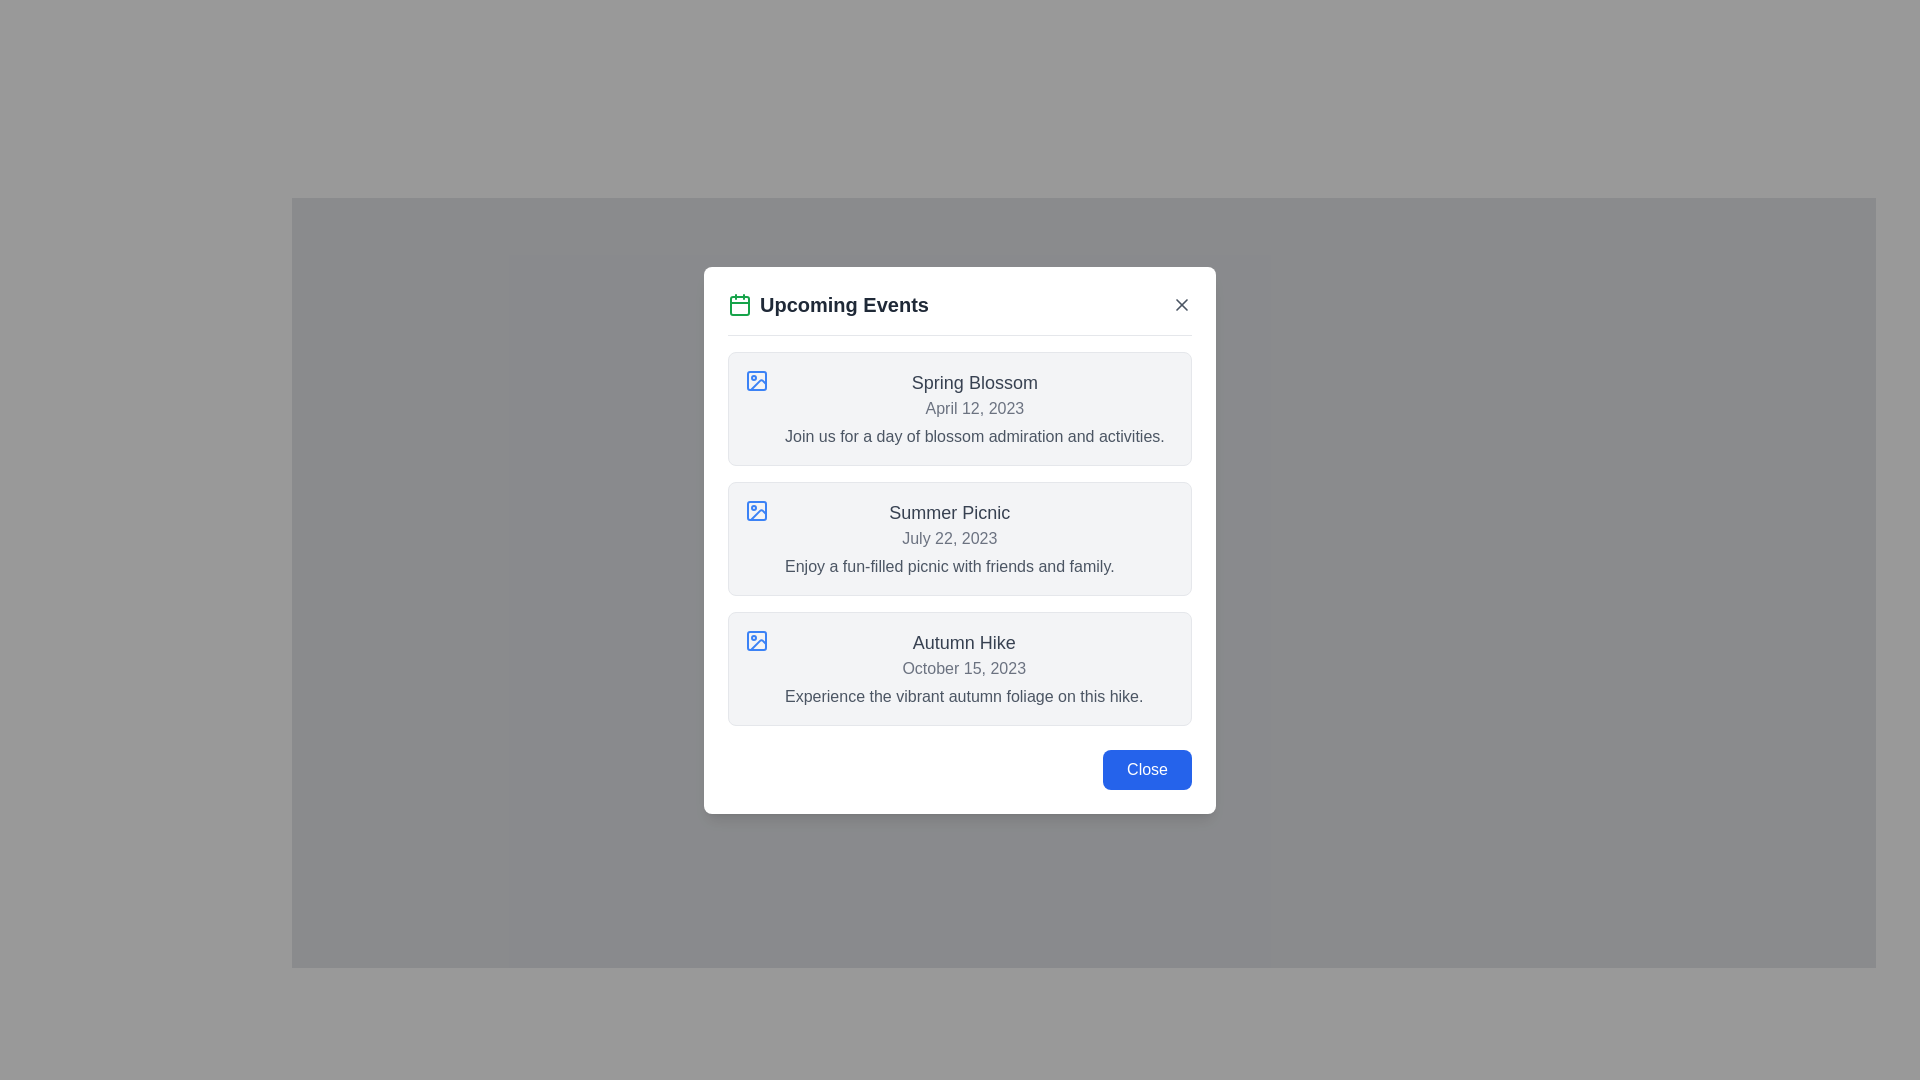 This screenshot has width=1920, height=1080. I want to click on the informational card titled 'Autumn Hike', so click(960, 667).